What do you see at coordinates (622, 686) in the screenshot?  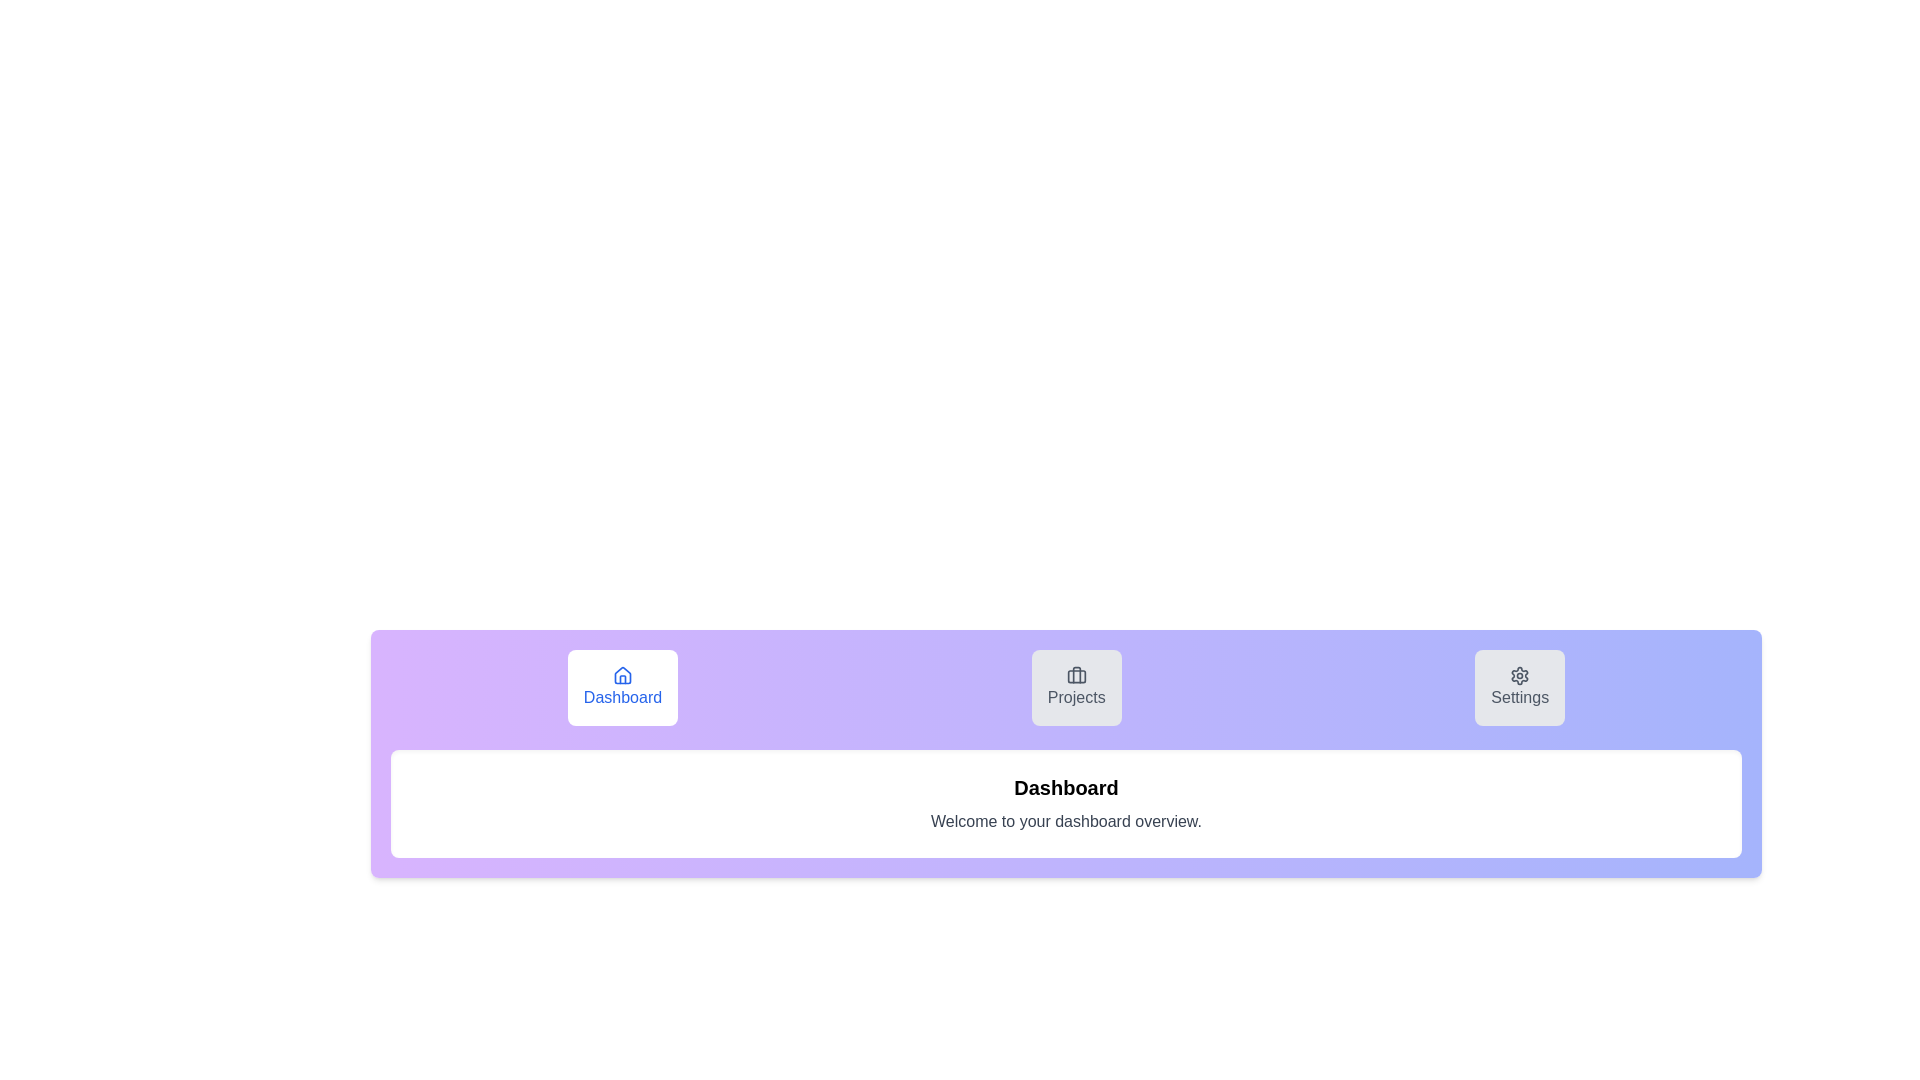 I see `the Dashboard tab by clicking on its button` at bounding box center [622, 686].